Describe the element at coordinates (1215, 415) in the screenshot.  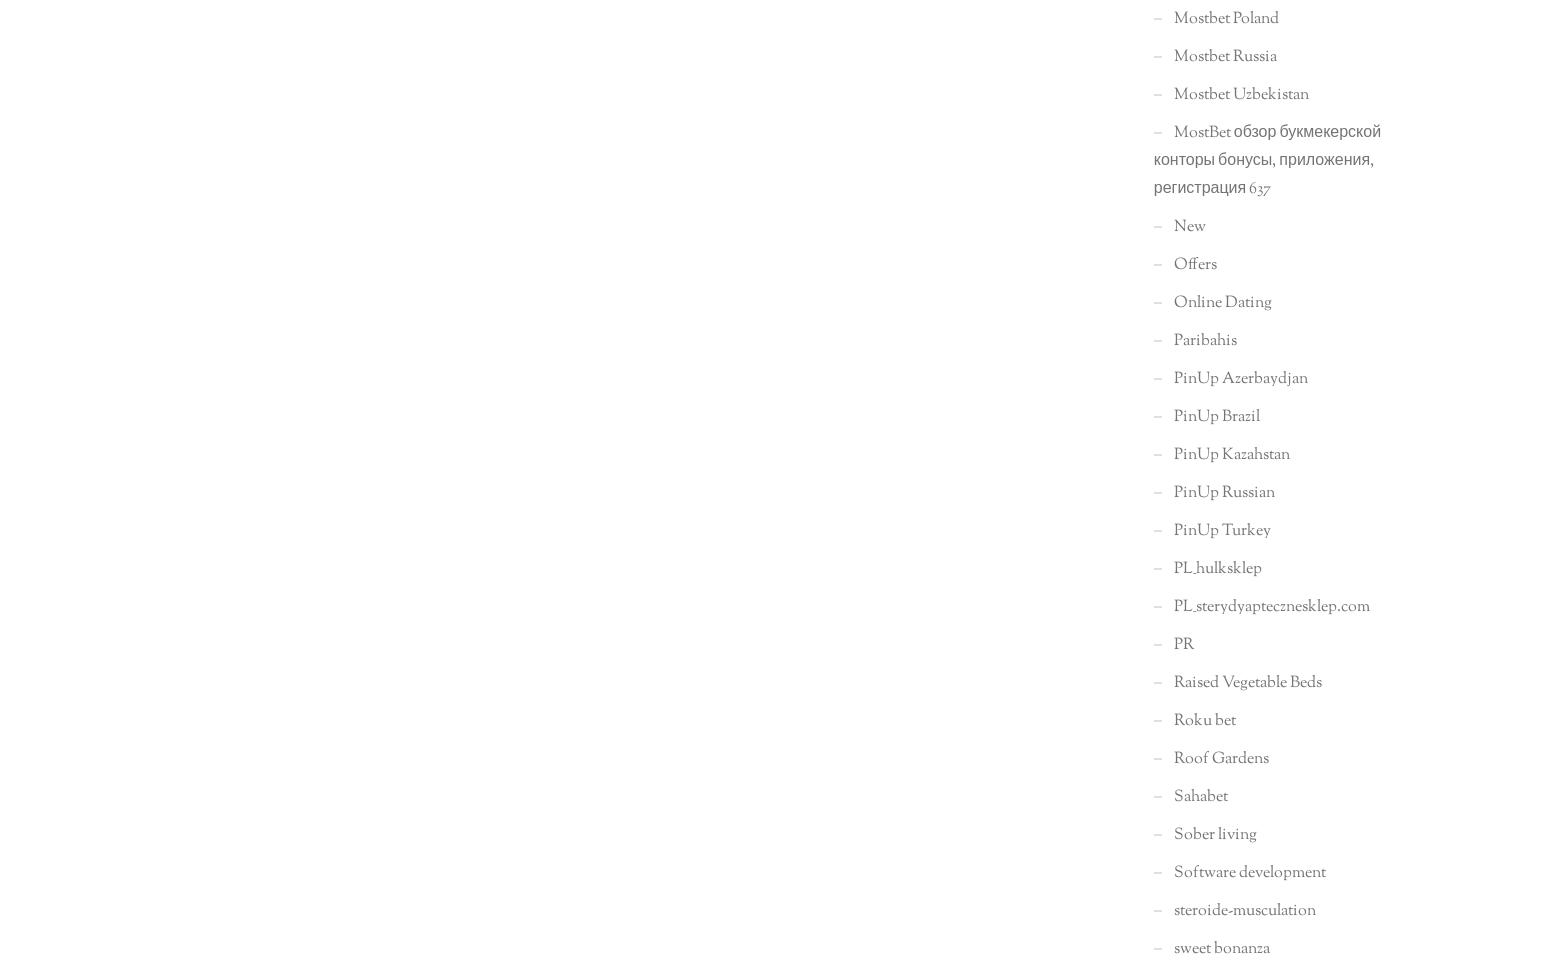
I see `'PinUp Brazil'` at that location.